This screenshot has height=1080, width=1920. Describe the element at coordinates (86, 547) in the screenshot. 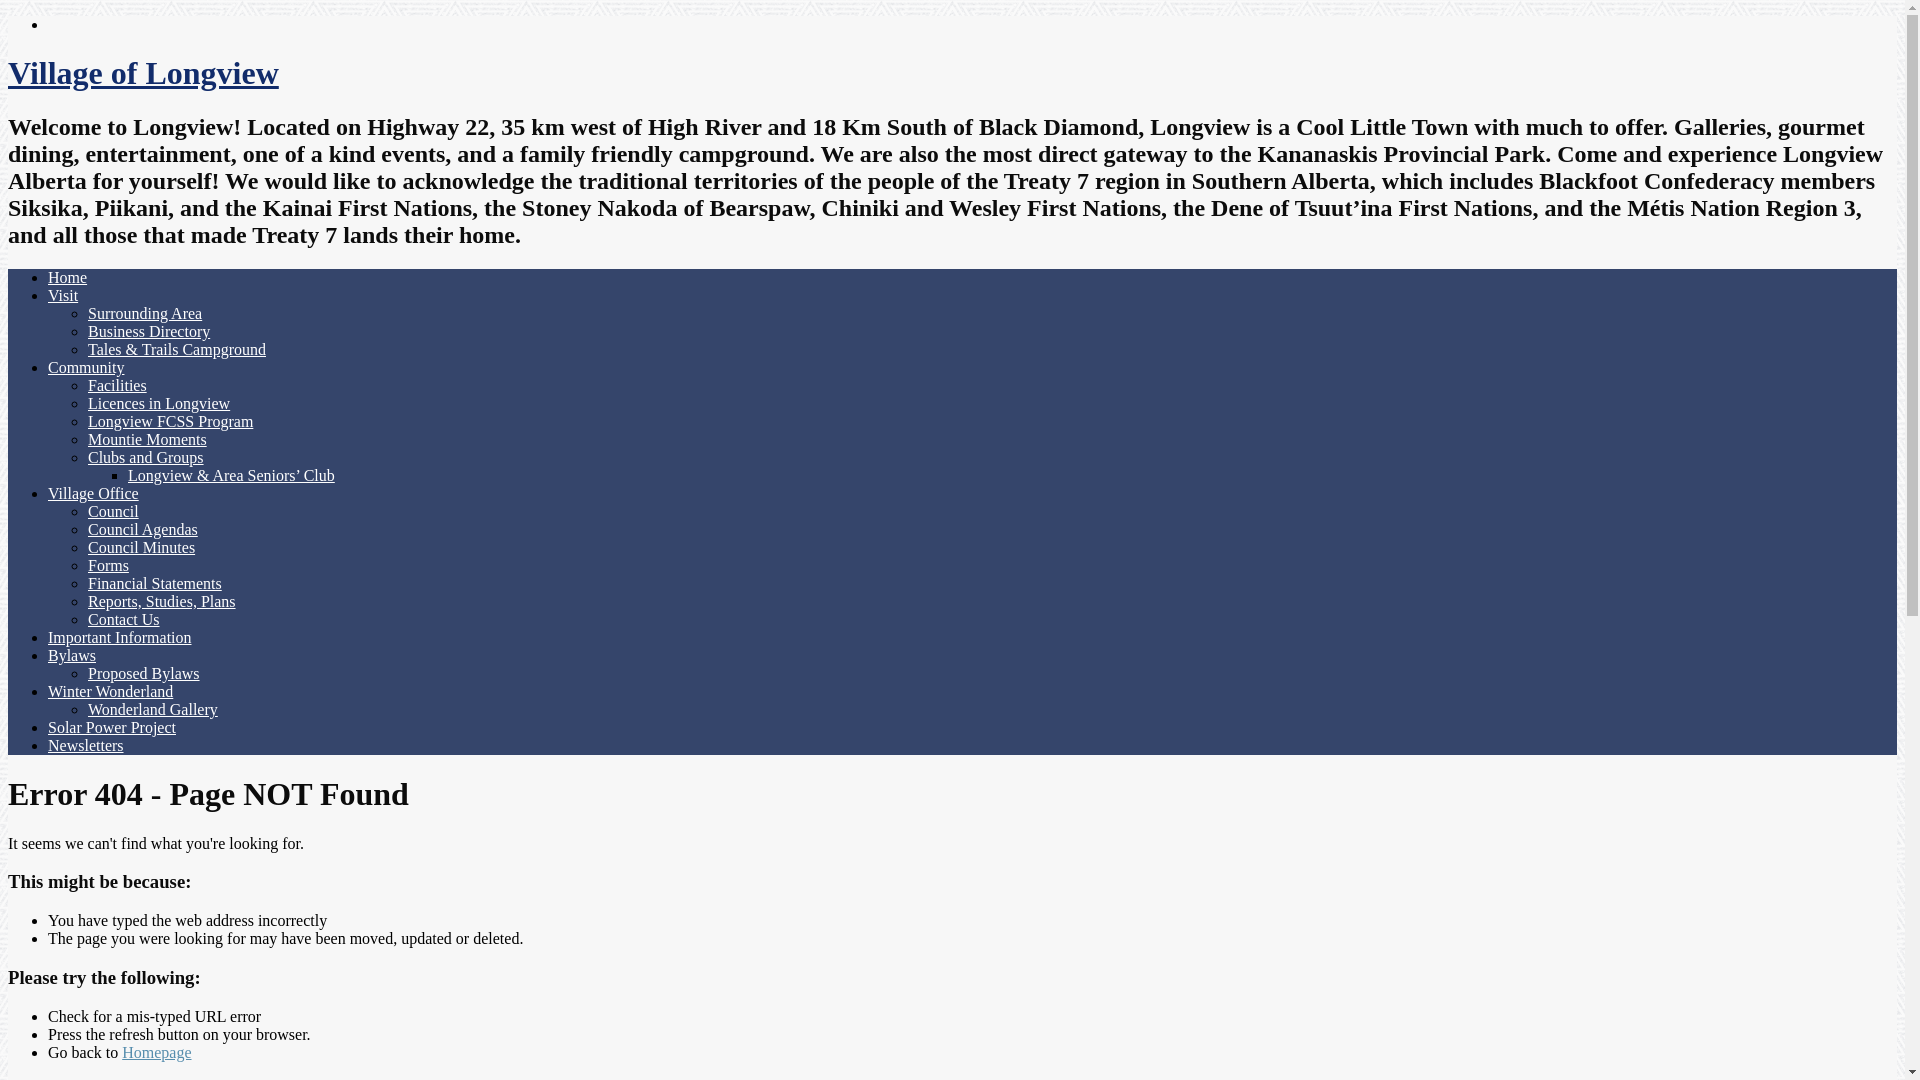

I see `'Council Minutes'` at that location.